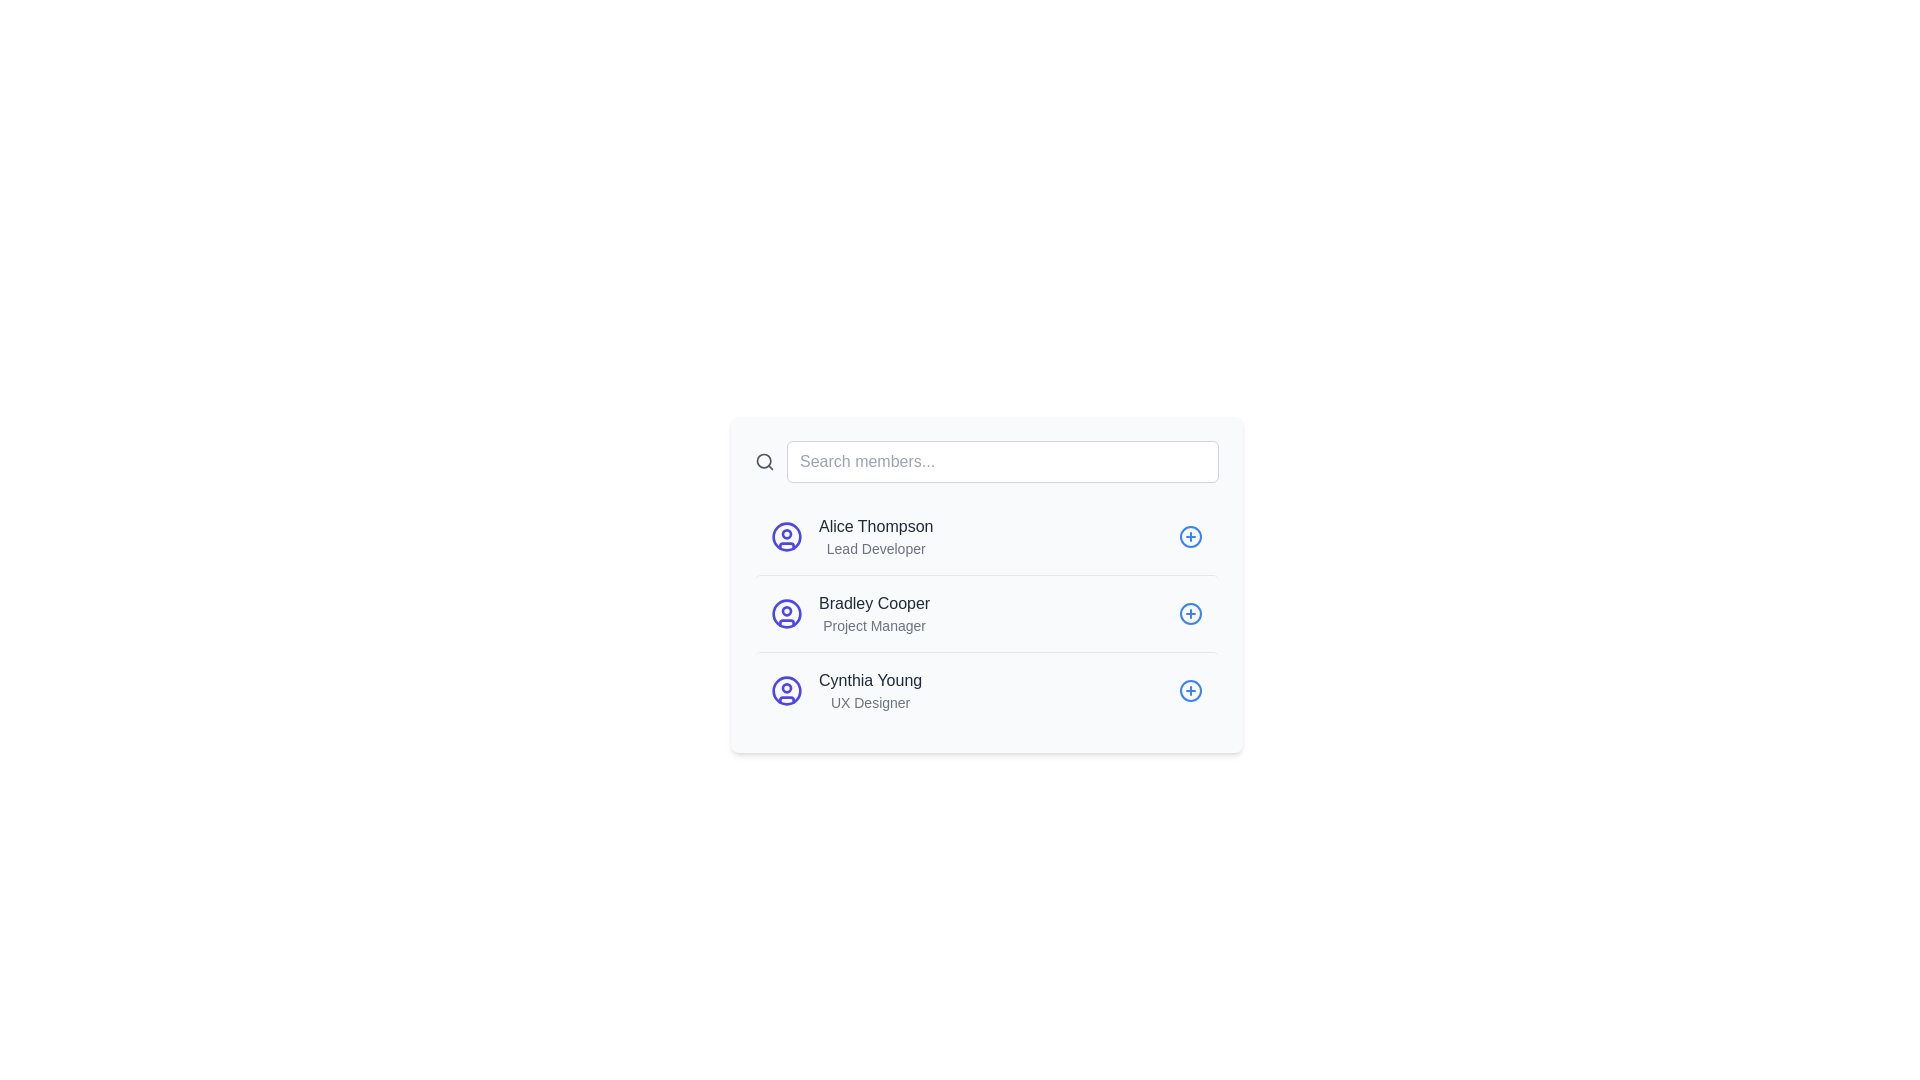 This screenshot has width=1920, height=1080. What do you see at coordinates (1190, 535) in the screenshot?
I see `the circular SVG graphic in the top-right corner of the profile for 'Alice Thompson, Lead Developer' to interact with the user profile` at bounding box center [1190, 535].